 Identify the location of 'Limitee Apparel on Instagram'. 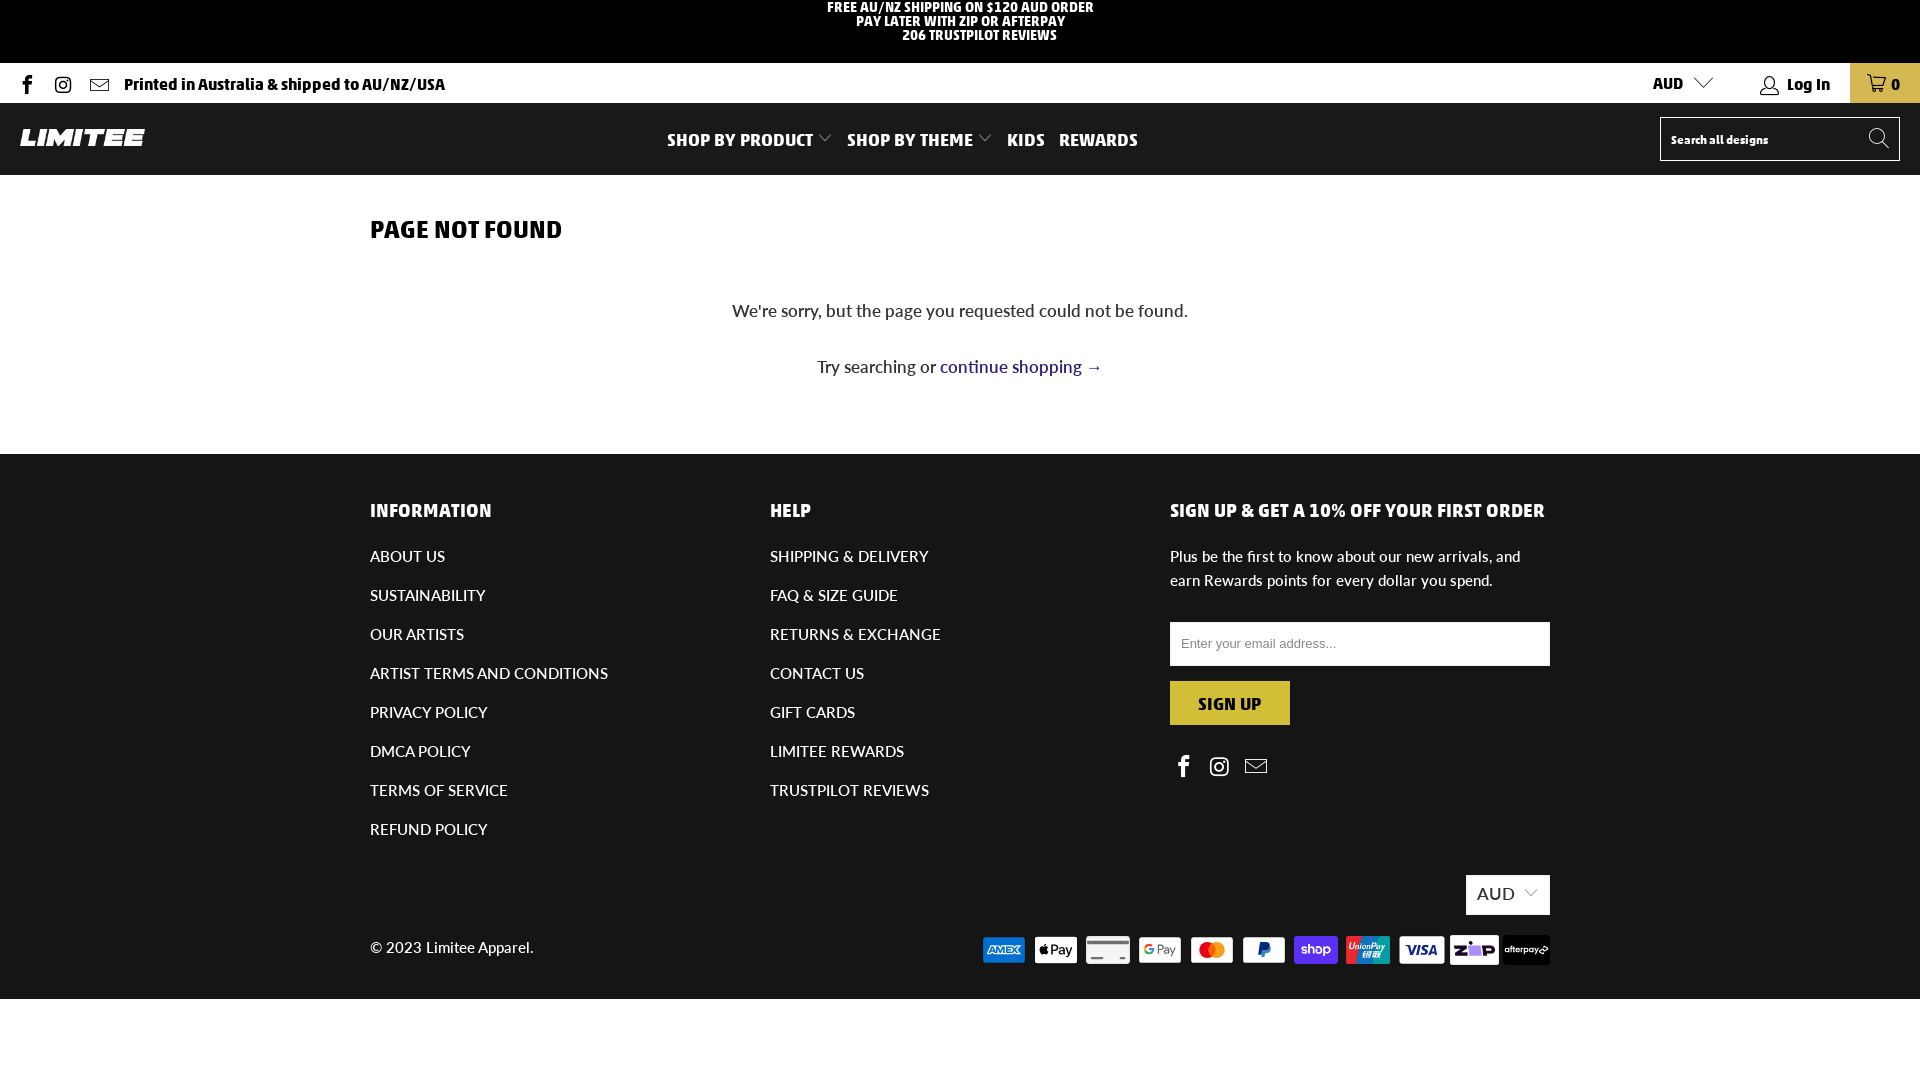
(62, 81).